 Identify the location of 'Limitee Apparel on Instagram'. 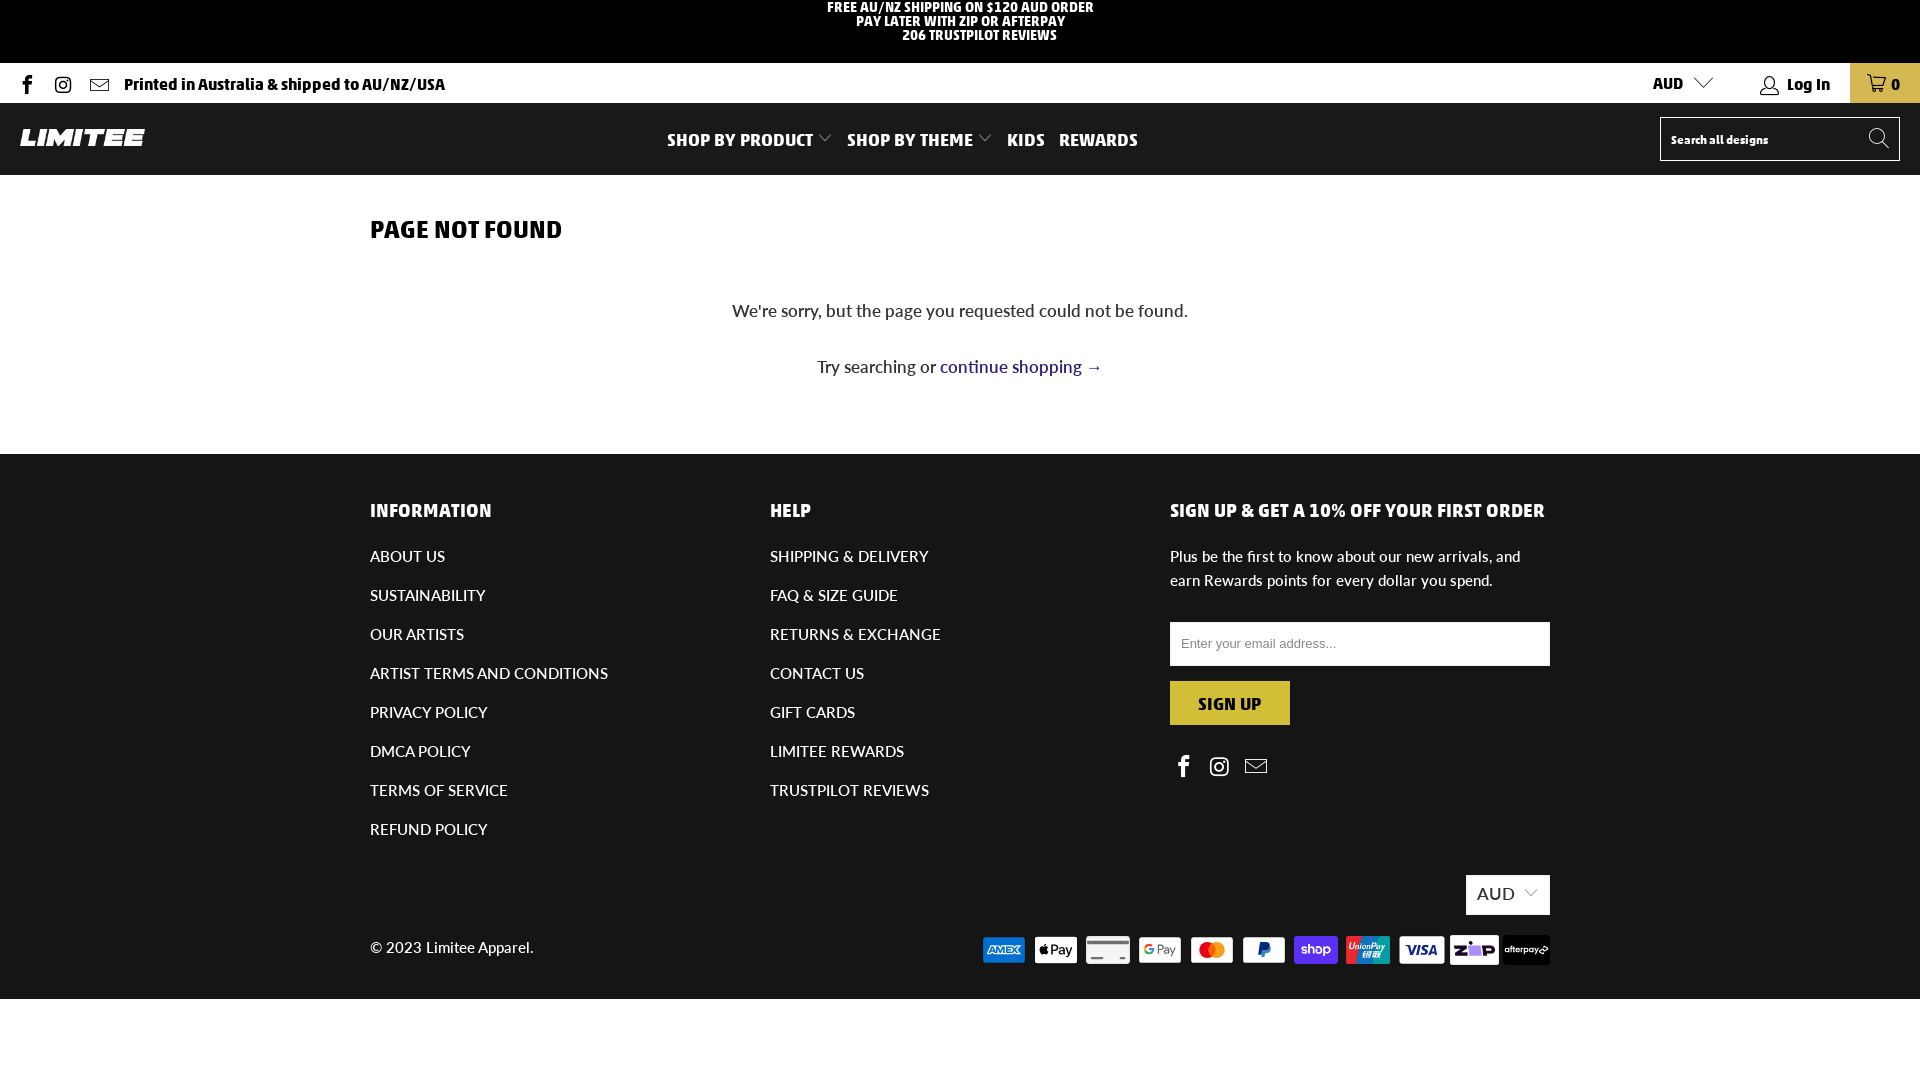
(62, 81).